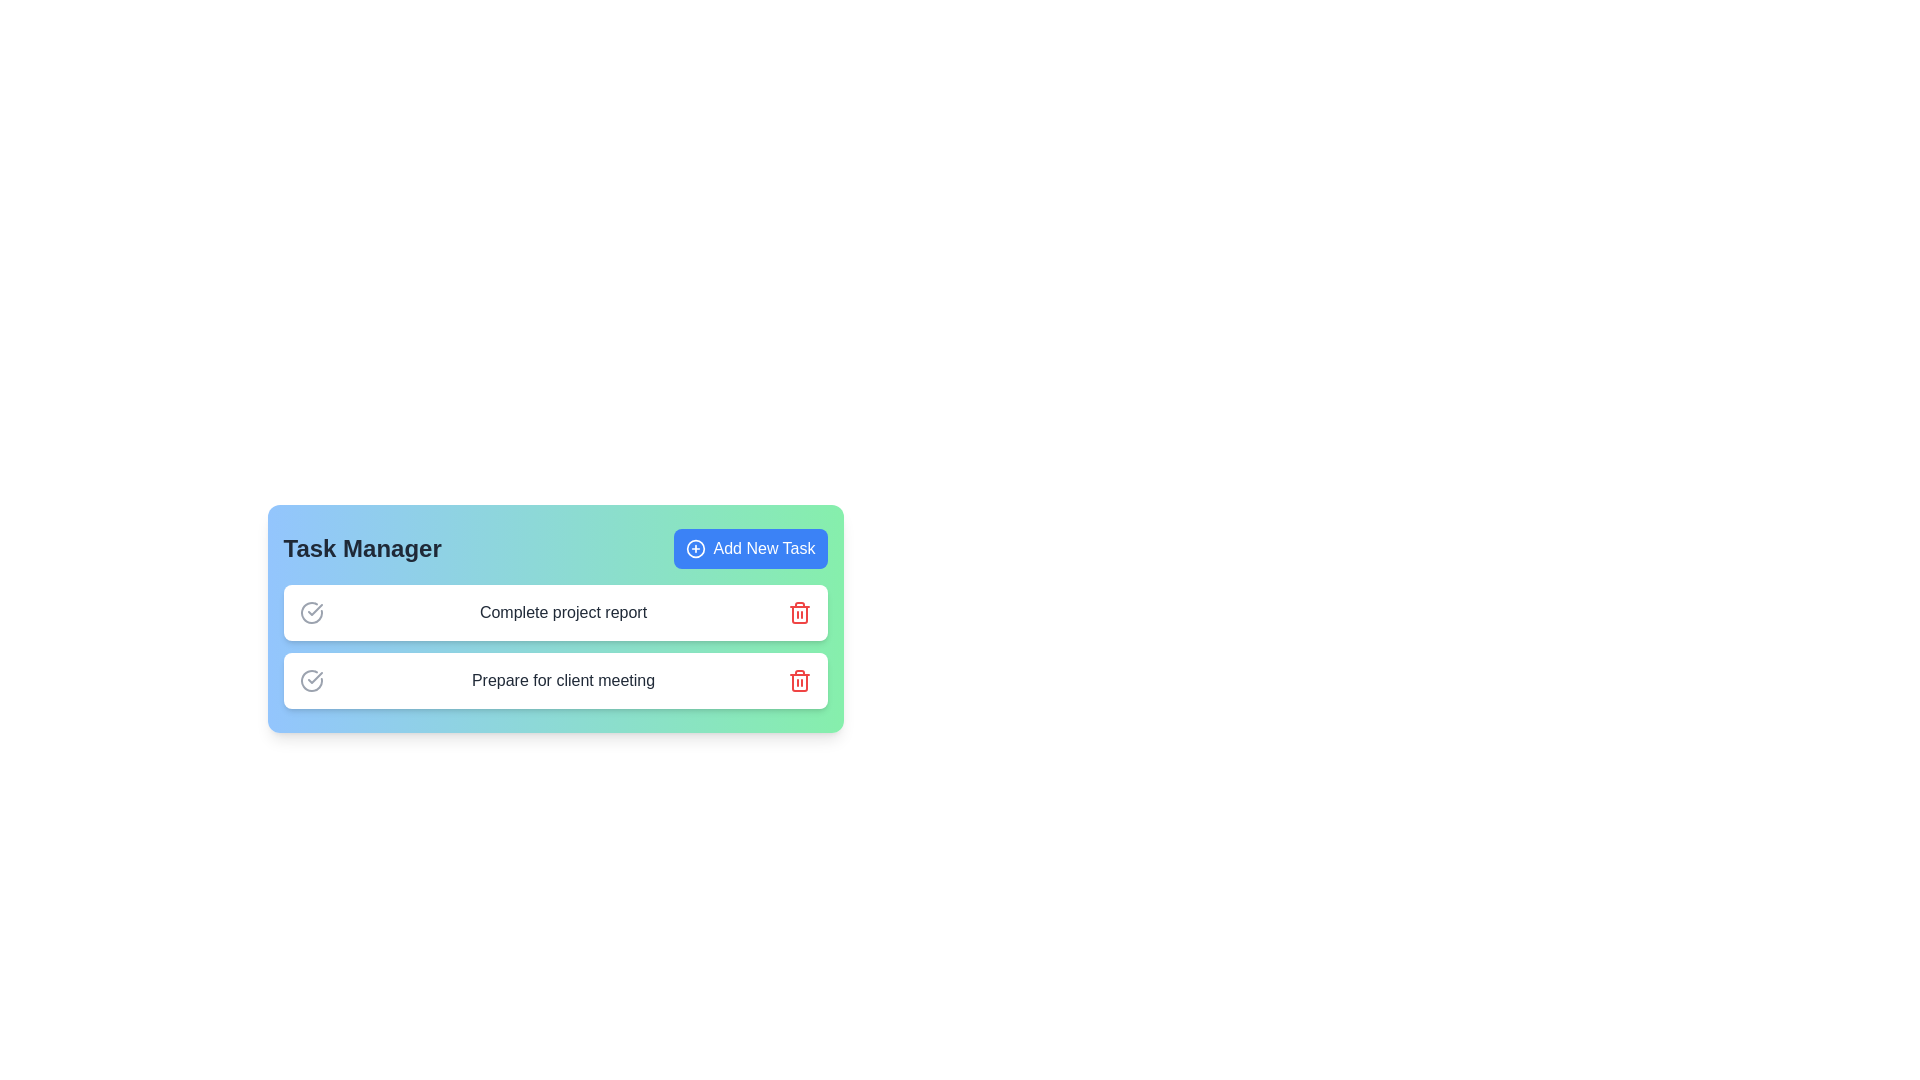 The image size is (1920, 1080). Describe the element at coordinates (798, 612) in the screenshot. I see `the red trash bin icon button located on the right side of the 'Complete project report' task row` at that location.